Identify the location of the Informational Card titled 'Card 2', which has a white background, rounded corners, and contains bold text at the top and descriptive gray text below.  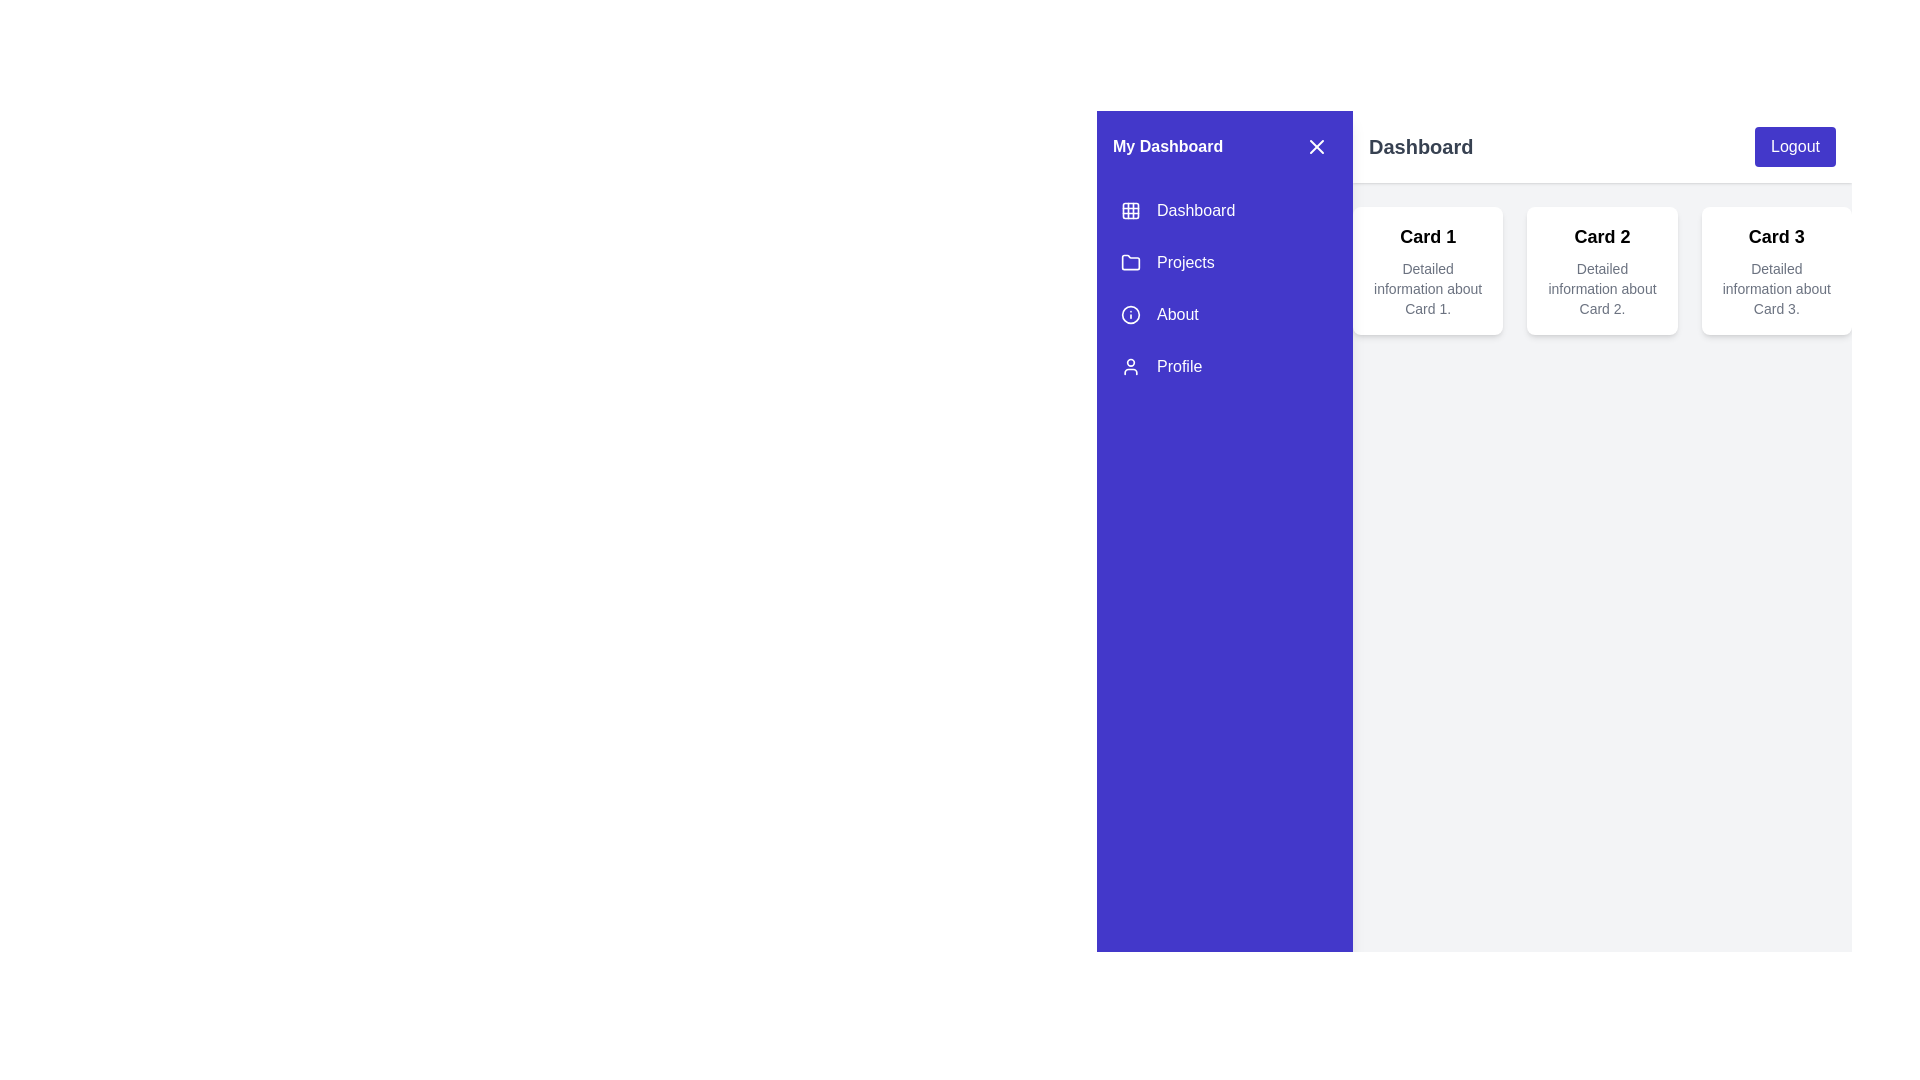
(1602, 270).